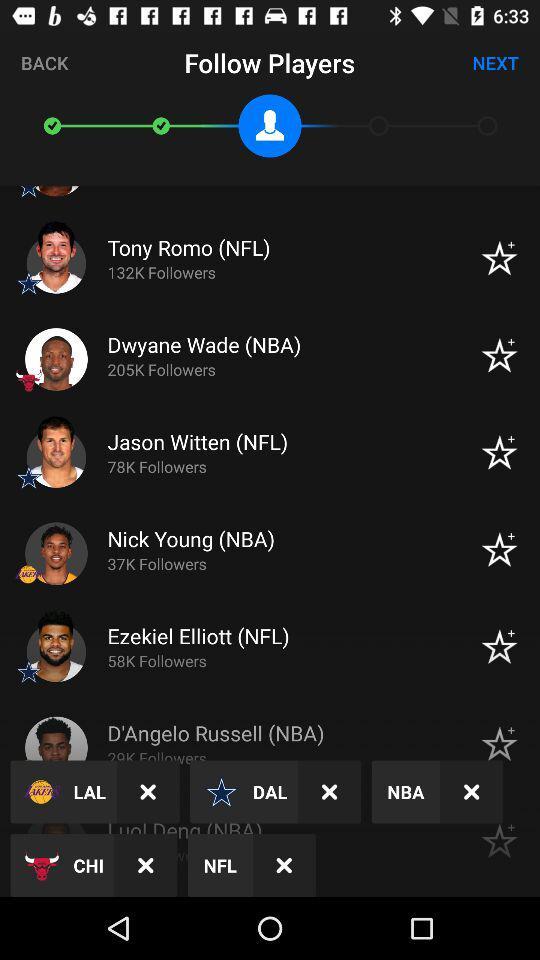 The image size is (540, 960). I want to click on the icon to the right of the dal, so click(329, 792).